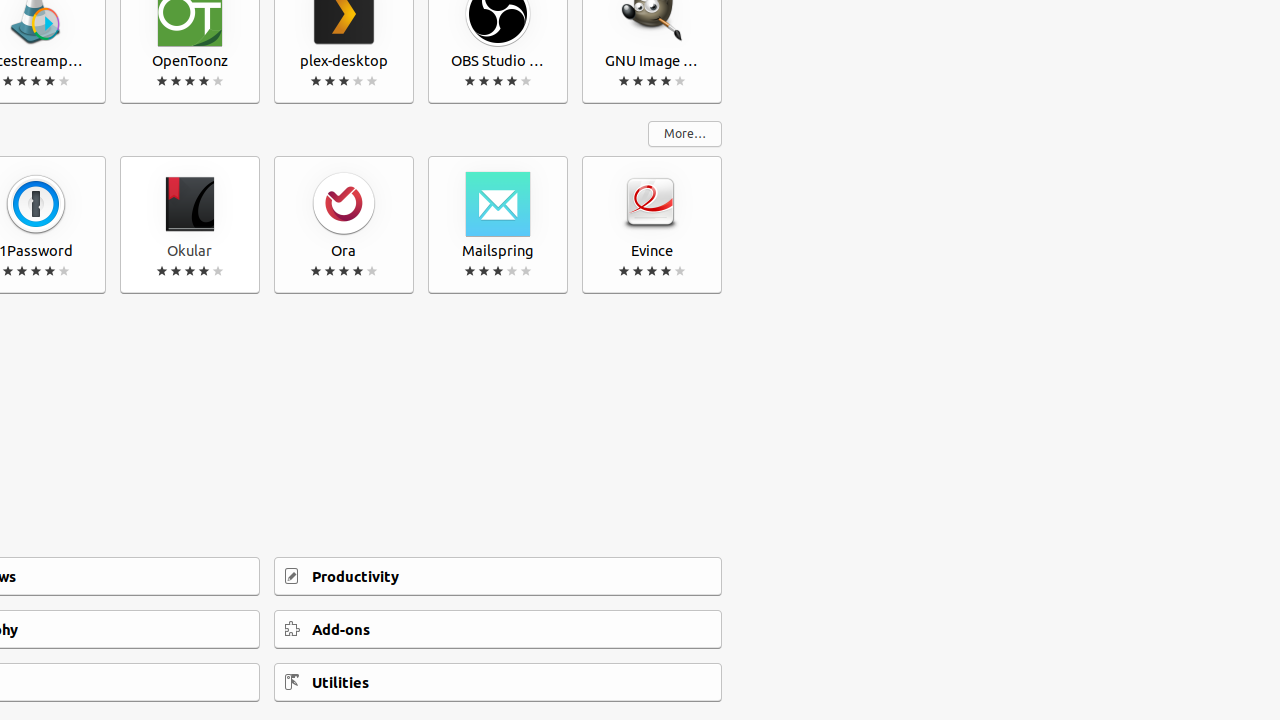  What do you see at coordinates (343, 225) in the screenshot?
I see `'Ora'` at bounding box center [343, 225].